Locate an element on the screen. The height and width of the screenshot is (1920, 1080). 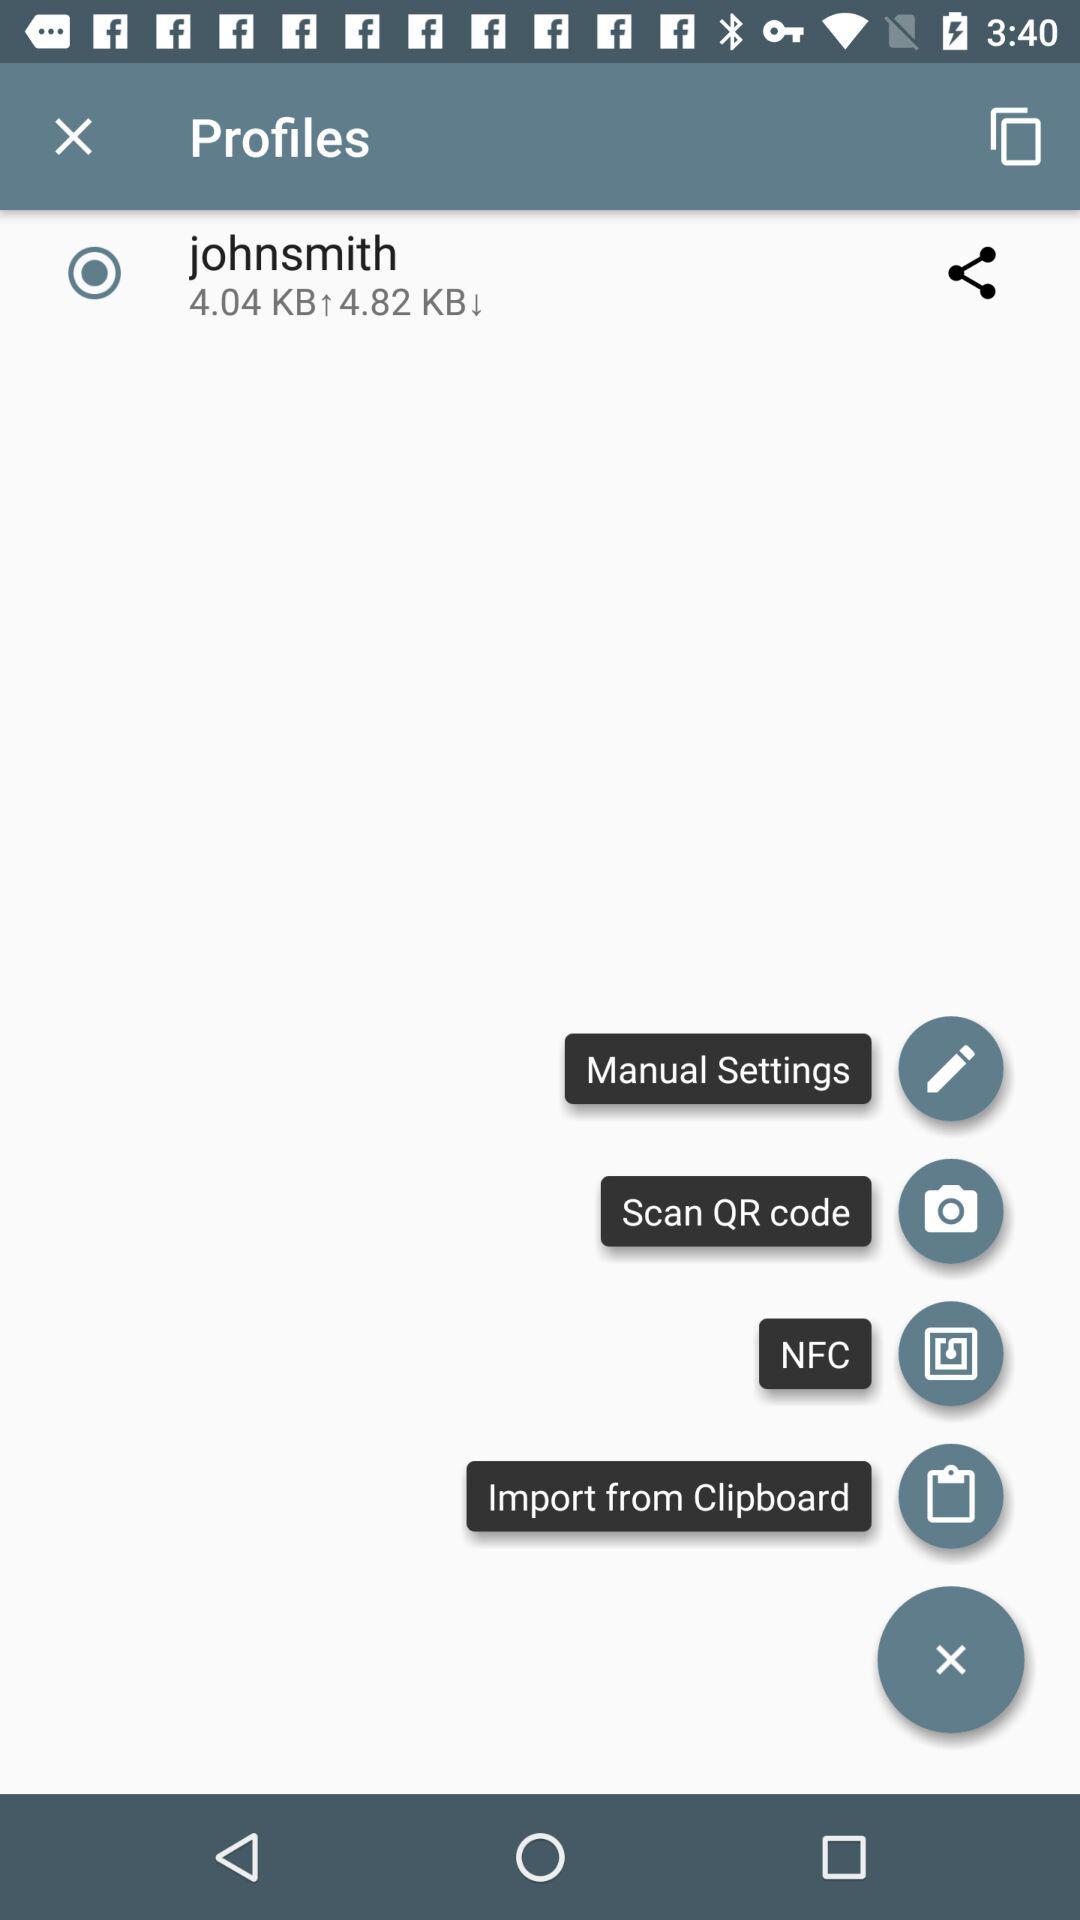
the icon to the right of the manual settings item is located at coordinates (950, 1210).